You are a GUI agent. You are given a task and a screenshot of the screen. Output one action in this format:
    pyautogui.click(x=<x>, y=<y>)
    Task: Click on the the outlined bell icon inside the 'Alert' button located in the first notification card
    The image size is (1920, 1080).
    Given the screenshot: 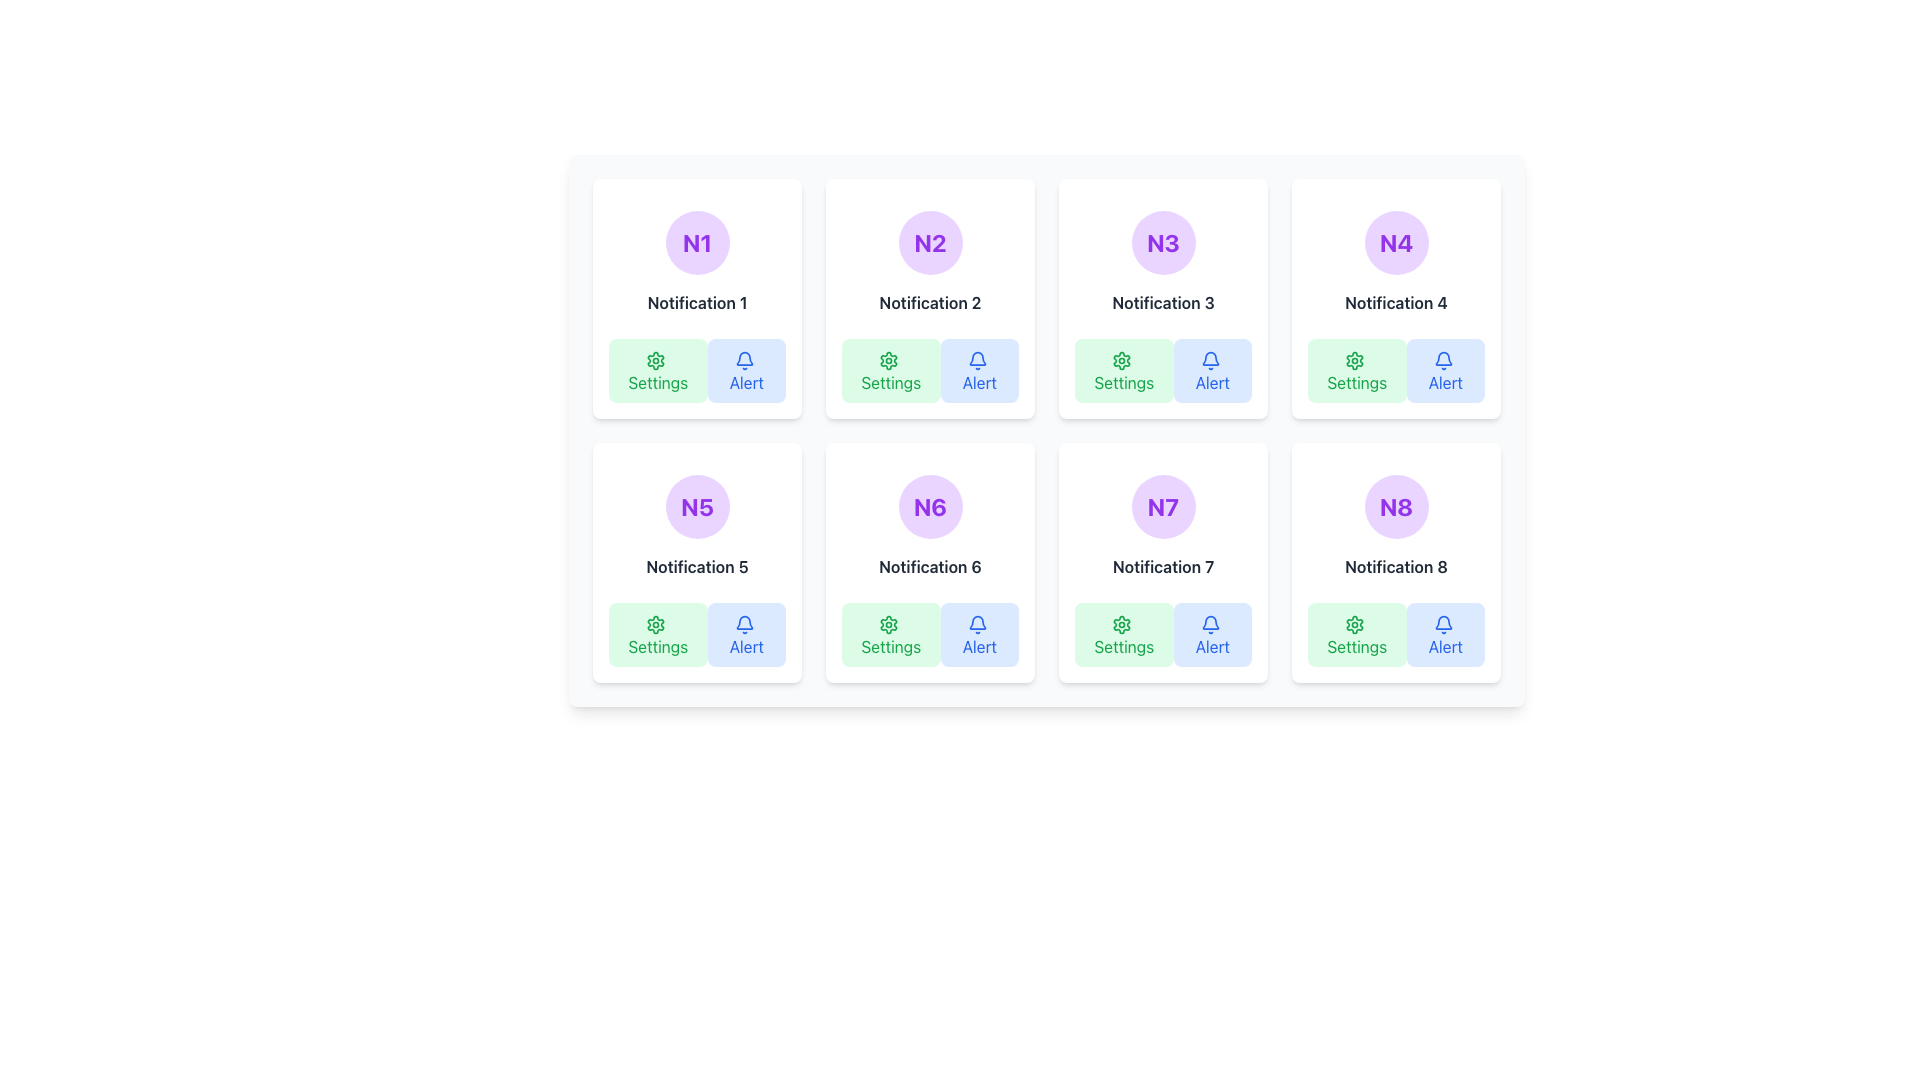 What is the action you would take?
    pyautogui.click(x=743, y=357)
    